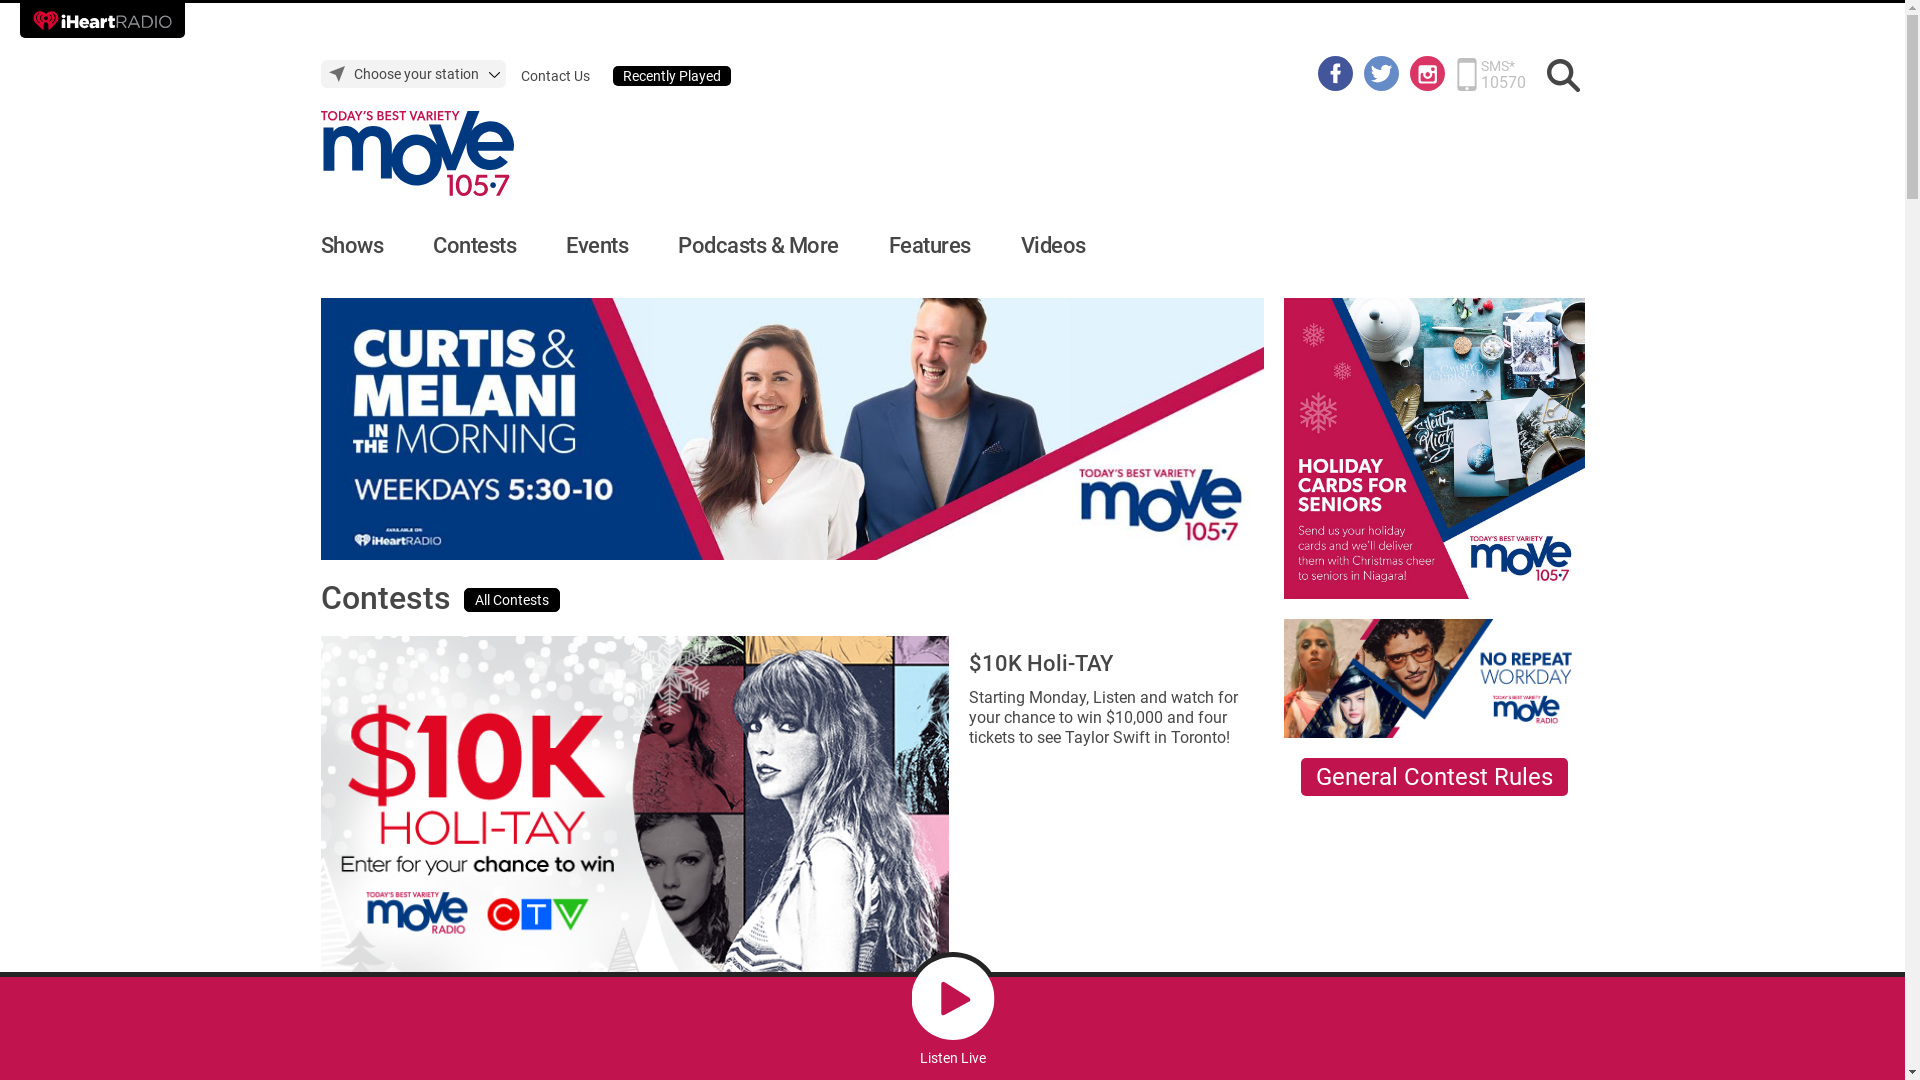 Image resolution: width=1920 pixels, height=1080 pixels. Describe the element at coordinates (951, 998) in the screenshot. I see `'Play'` at that location.